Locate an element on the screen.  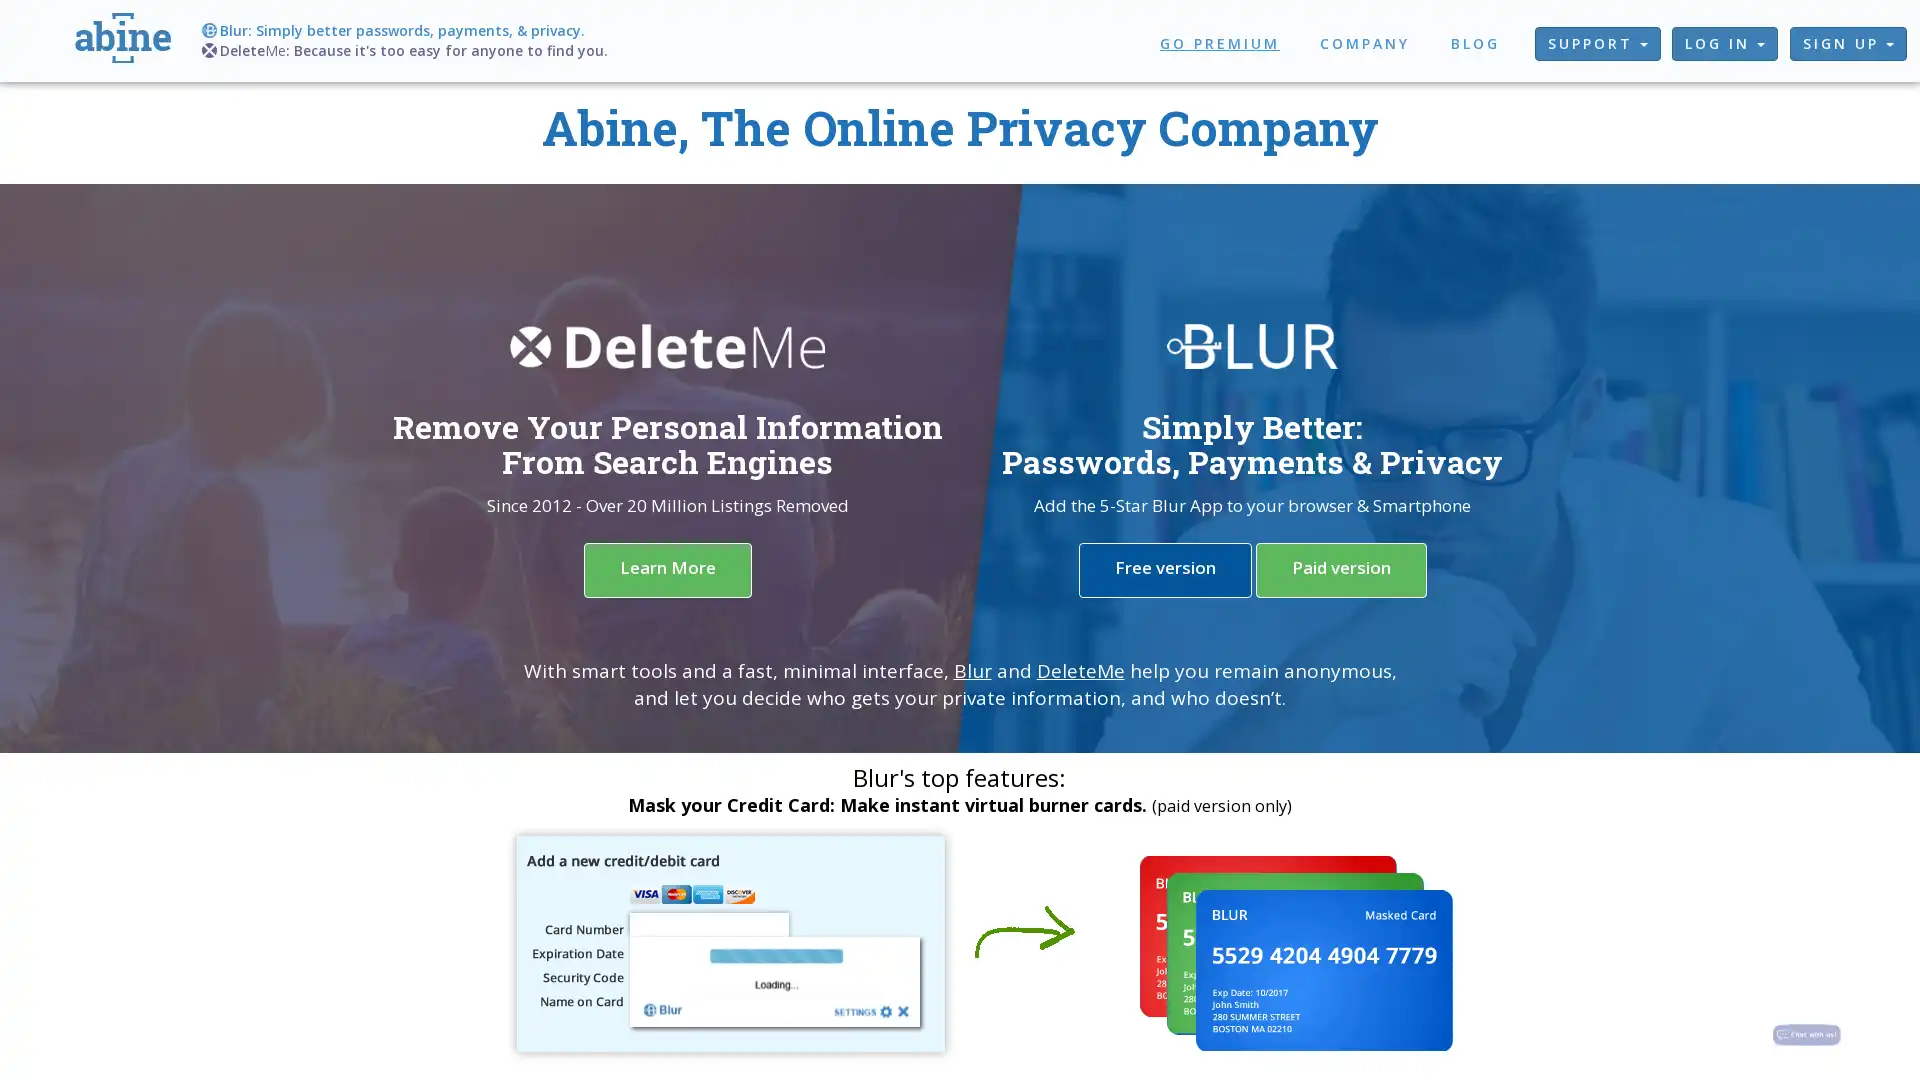
Chat with us! is located at coordinates (1812, 1034).